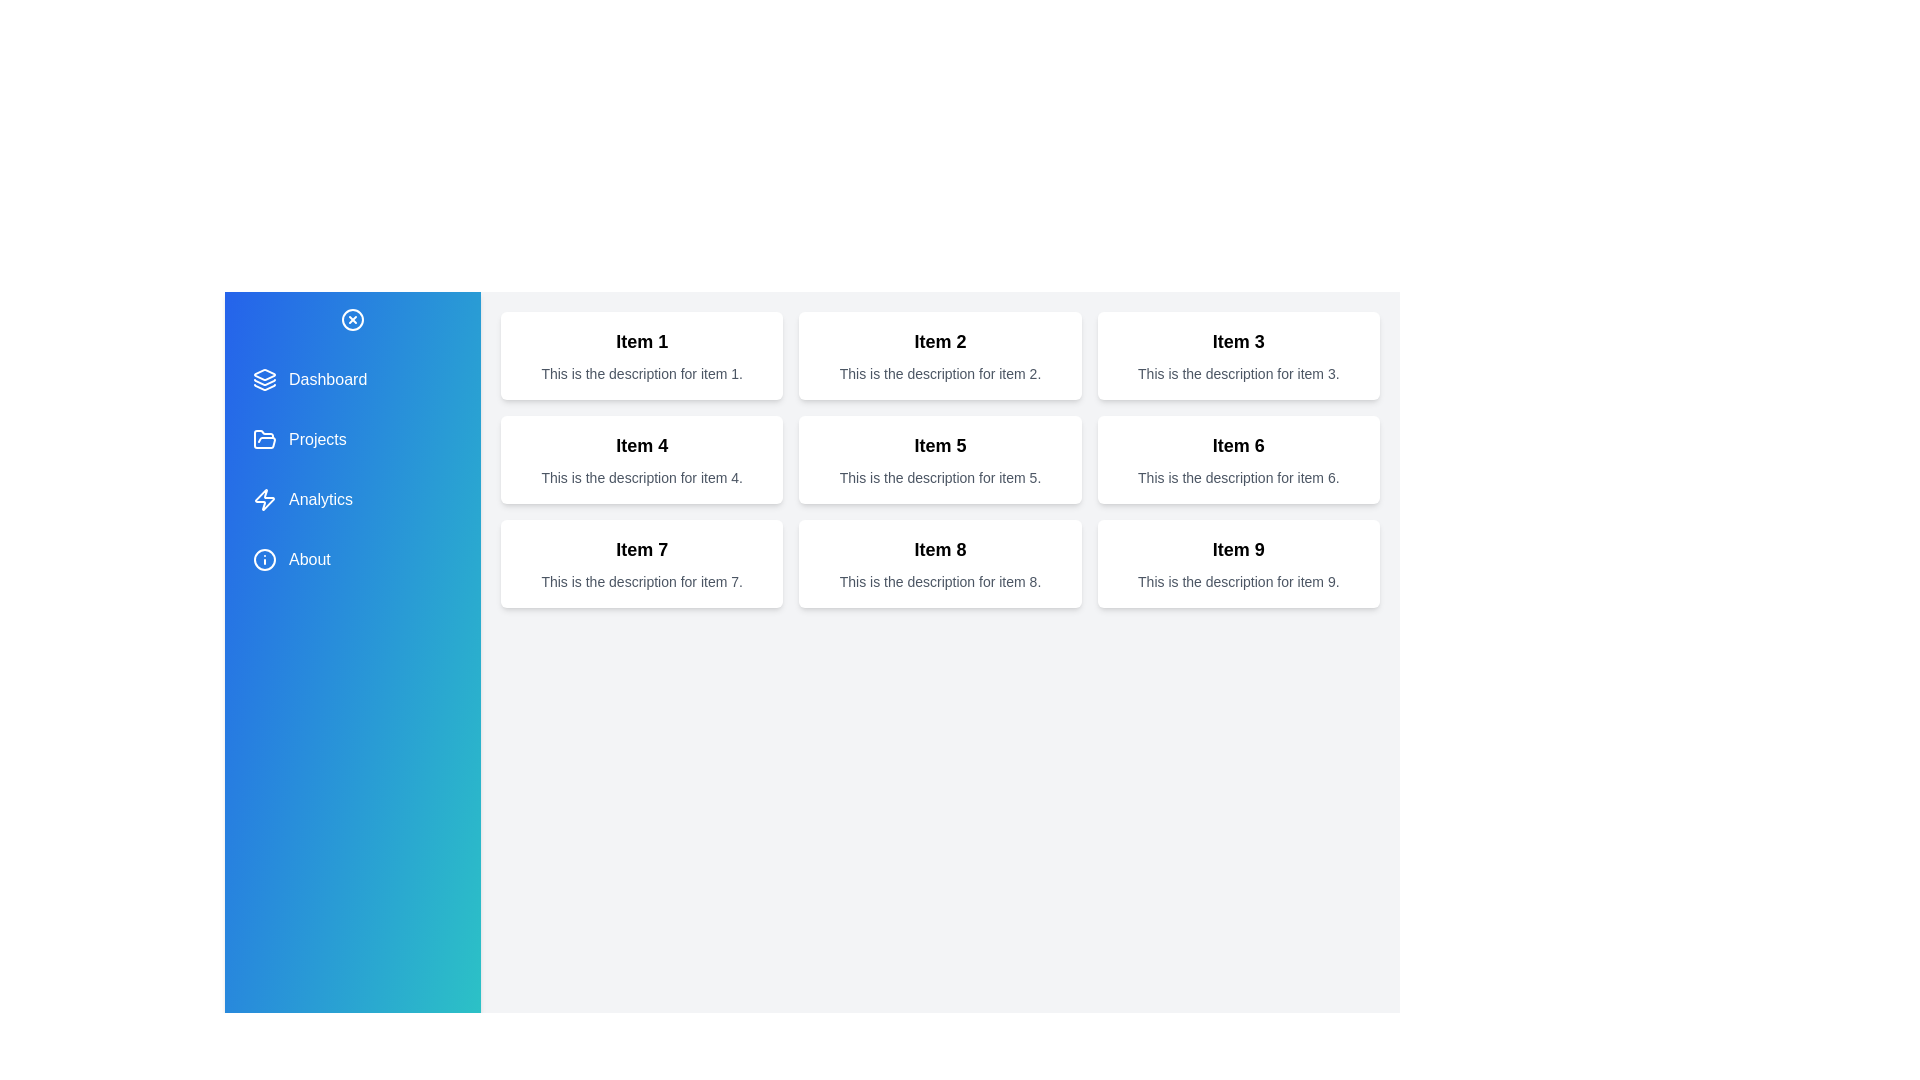 The image size is (1920, 1080). Describe the element at coordinates (353, 559) in the screenshot. I see `the menu item 'About' to observe its hover effect` at that location.